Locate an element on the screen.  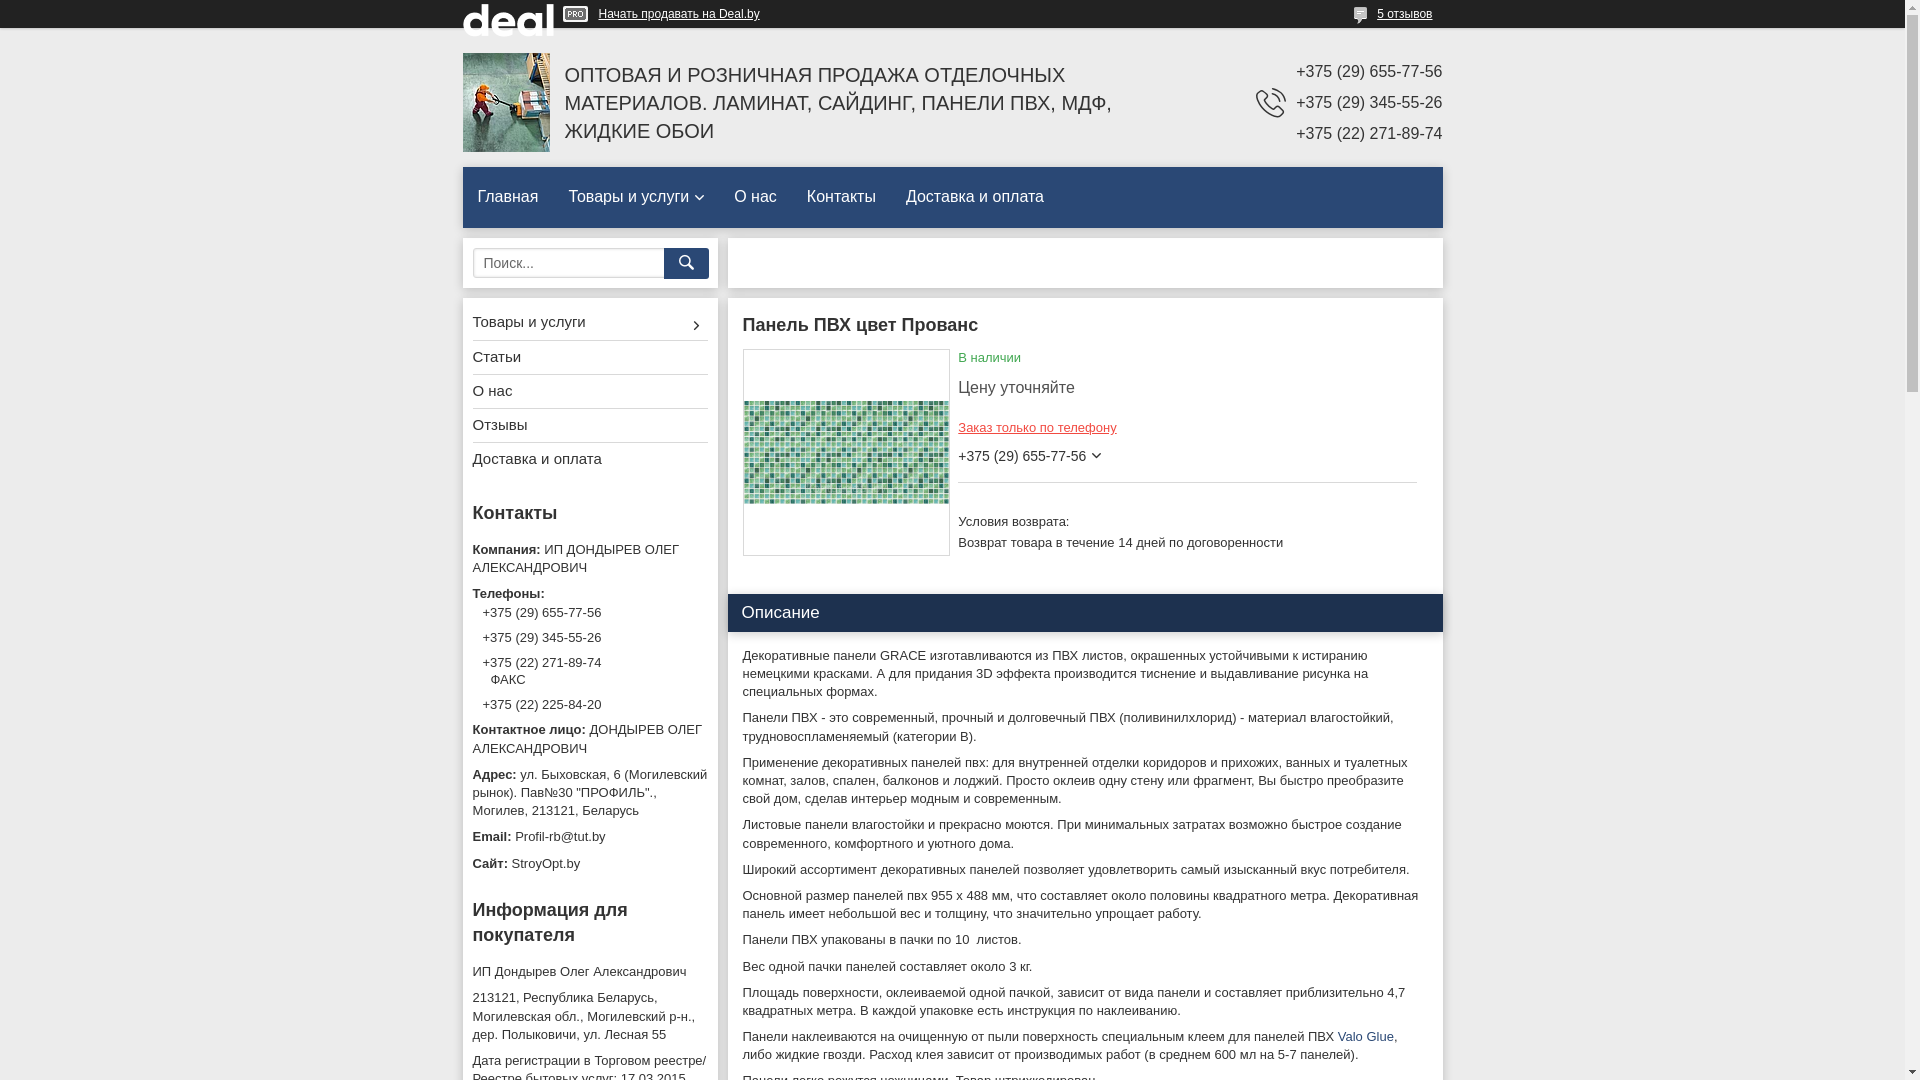
'Valo Glue' is located at coordinates (1338, 1035).